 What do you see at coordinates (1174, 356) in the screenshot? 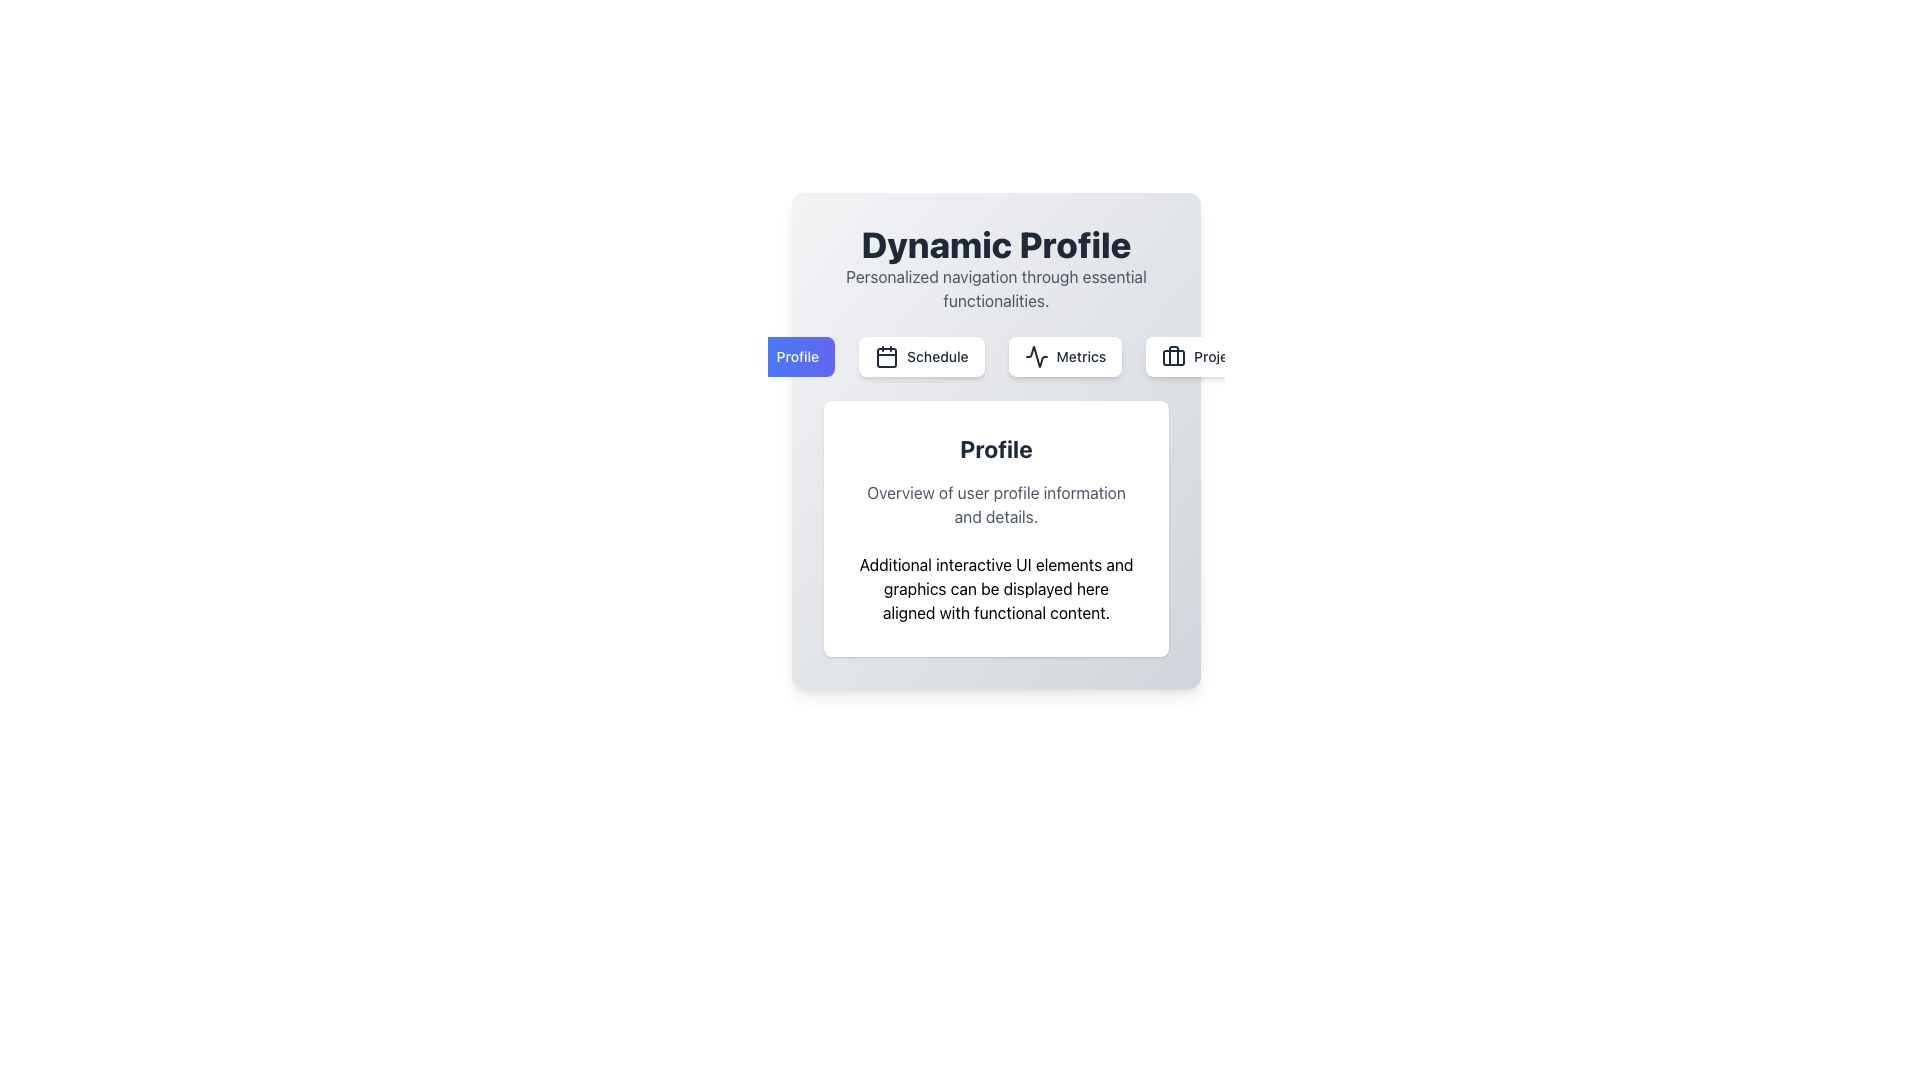
I see `the 'Projects' icon located on the rightmost section of the horizontal menu` at bounding box center [1174, 356].